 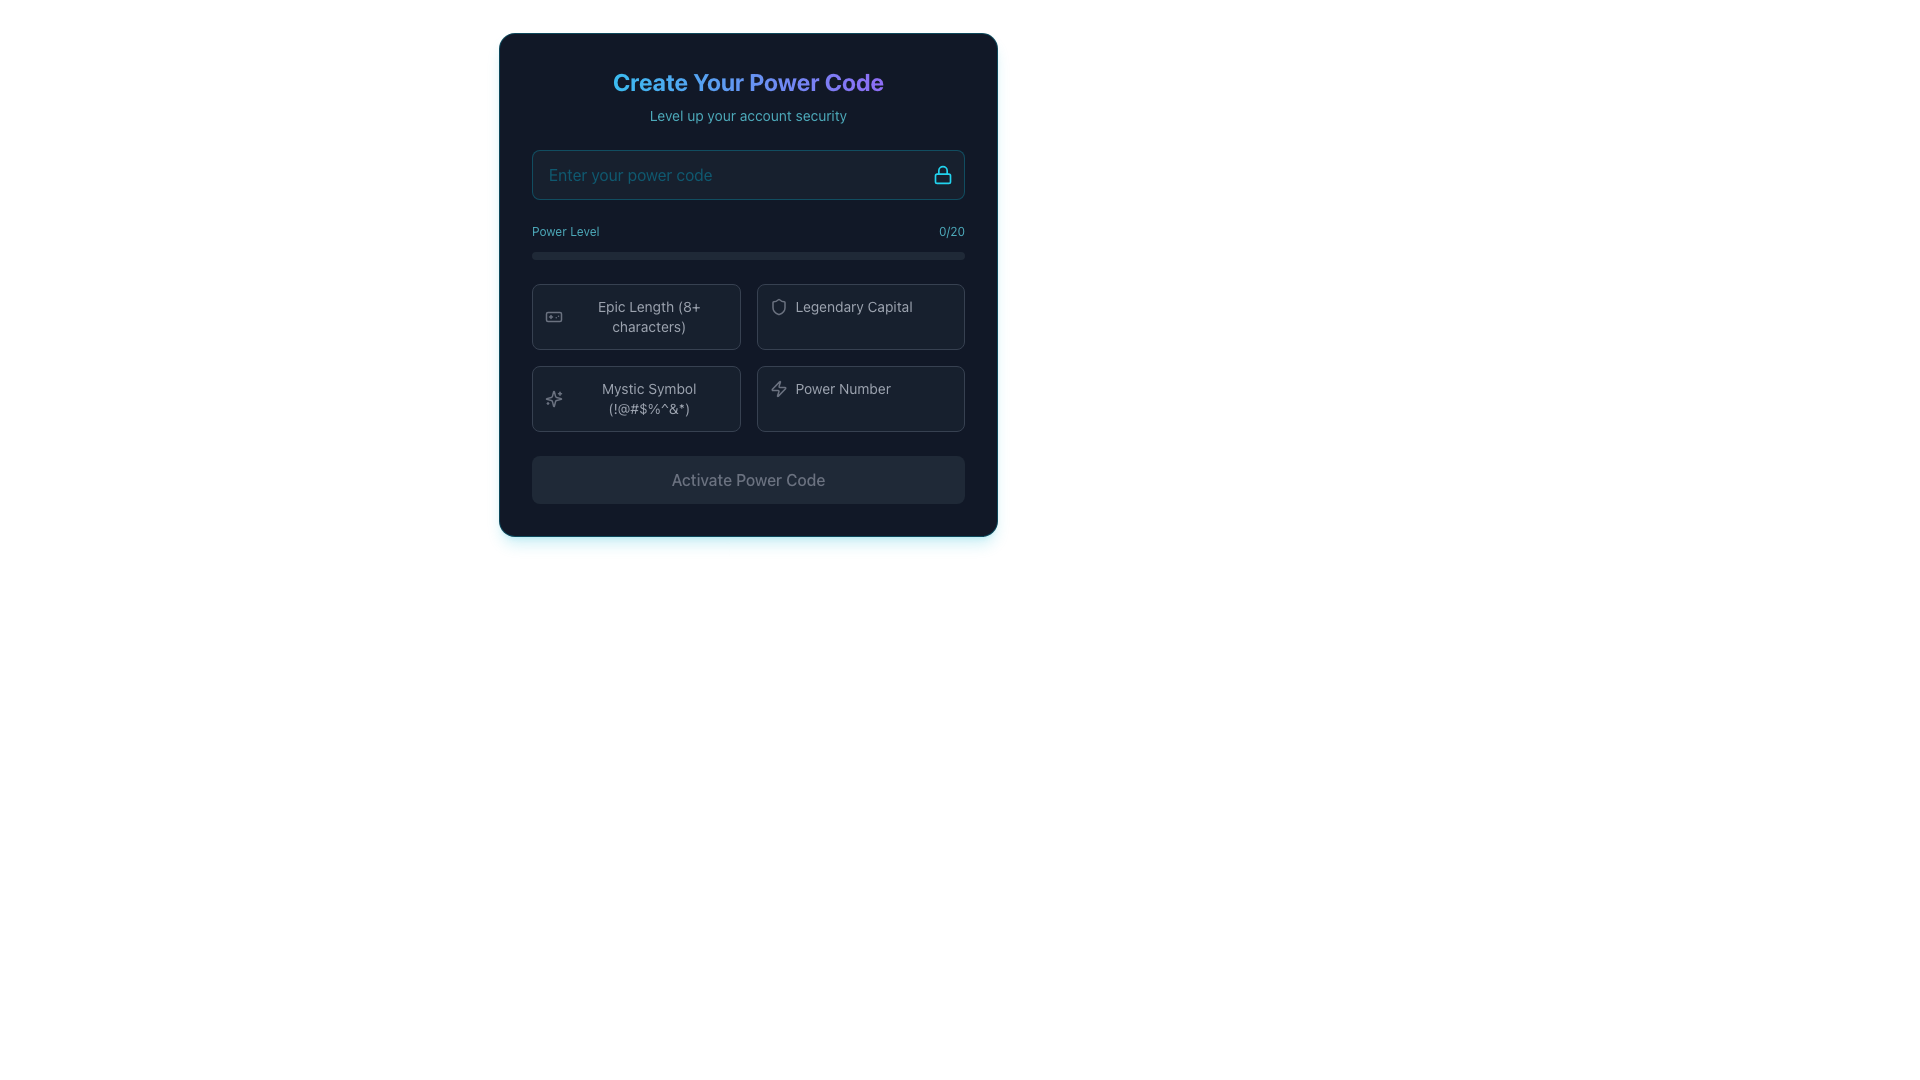 What do you see at coordinates (777, 307) in the screenshot?
I see `the shield-shaped icon located in the top-right corner of the 'Legendary Capital' option for interaction` at bounding box center [777, 307].